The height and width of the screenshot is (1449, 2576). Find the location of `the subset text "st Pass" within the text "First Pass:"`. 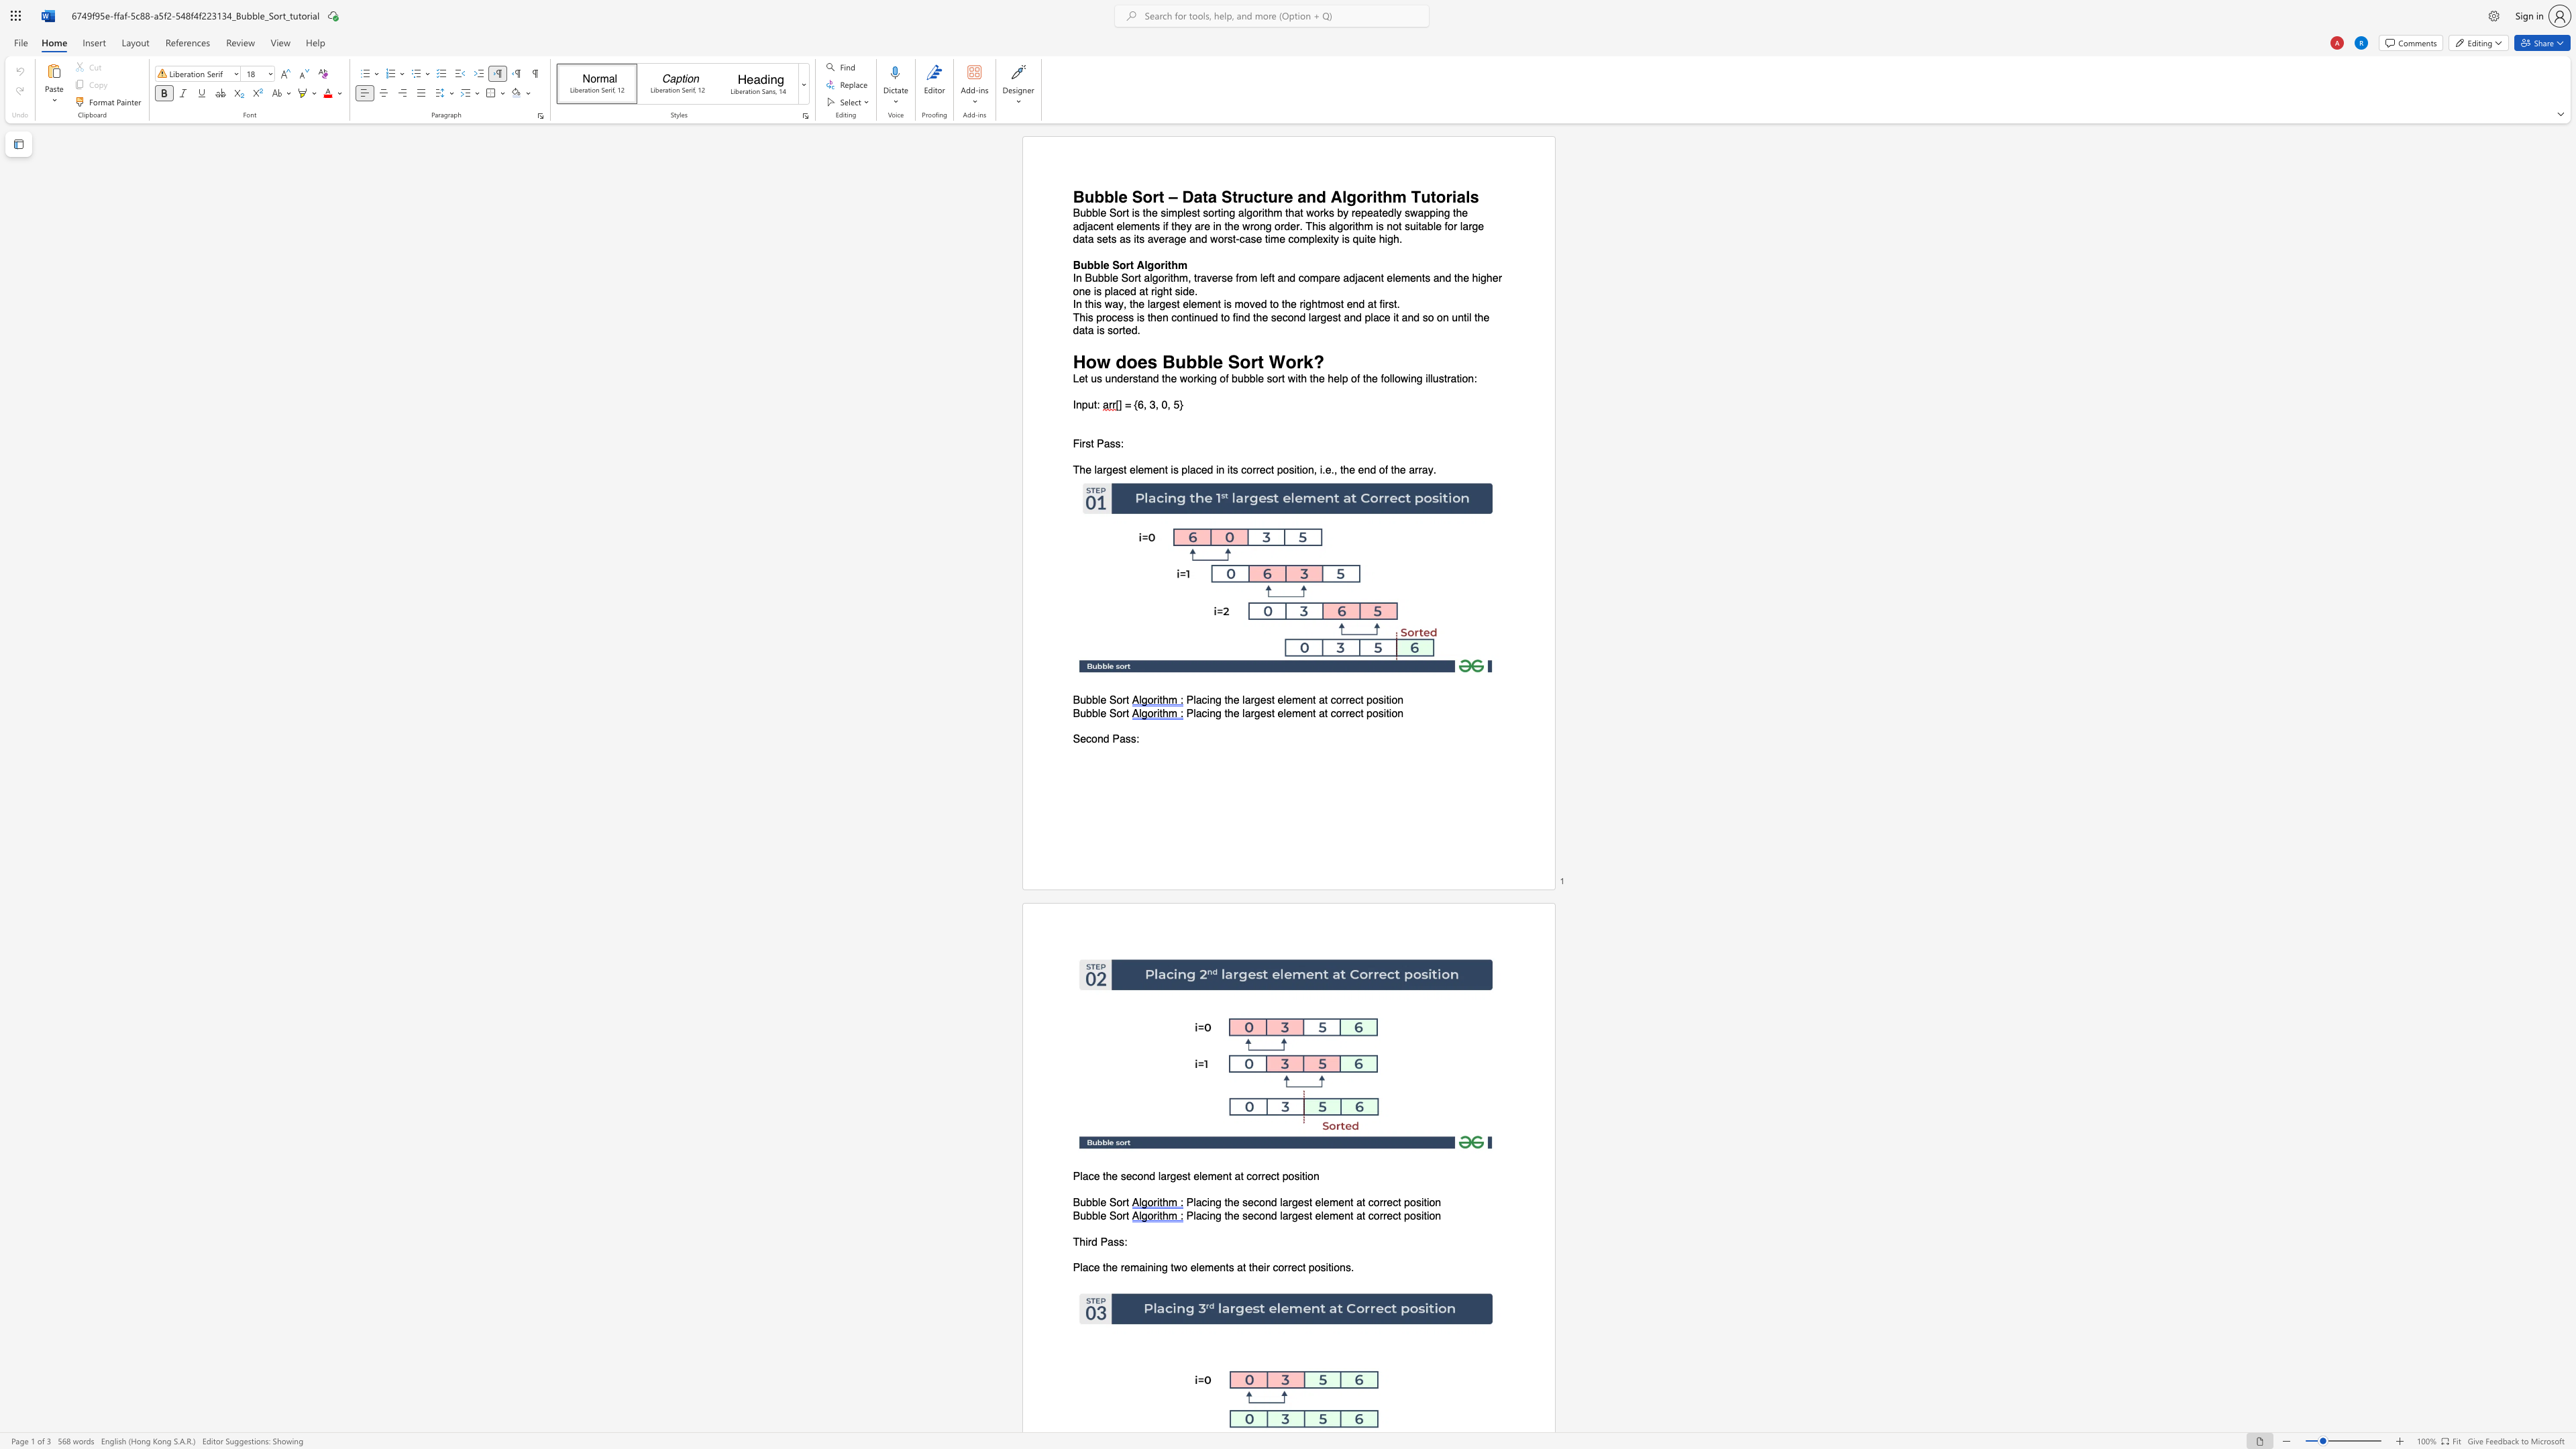

the subset text "st Pass" within the text "First Pass:" is located at coordinates (1085, 444).